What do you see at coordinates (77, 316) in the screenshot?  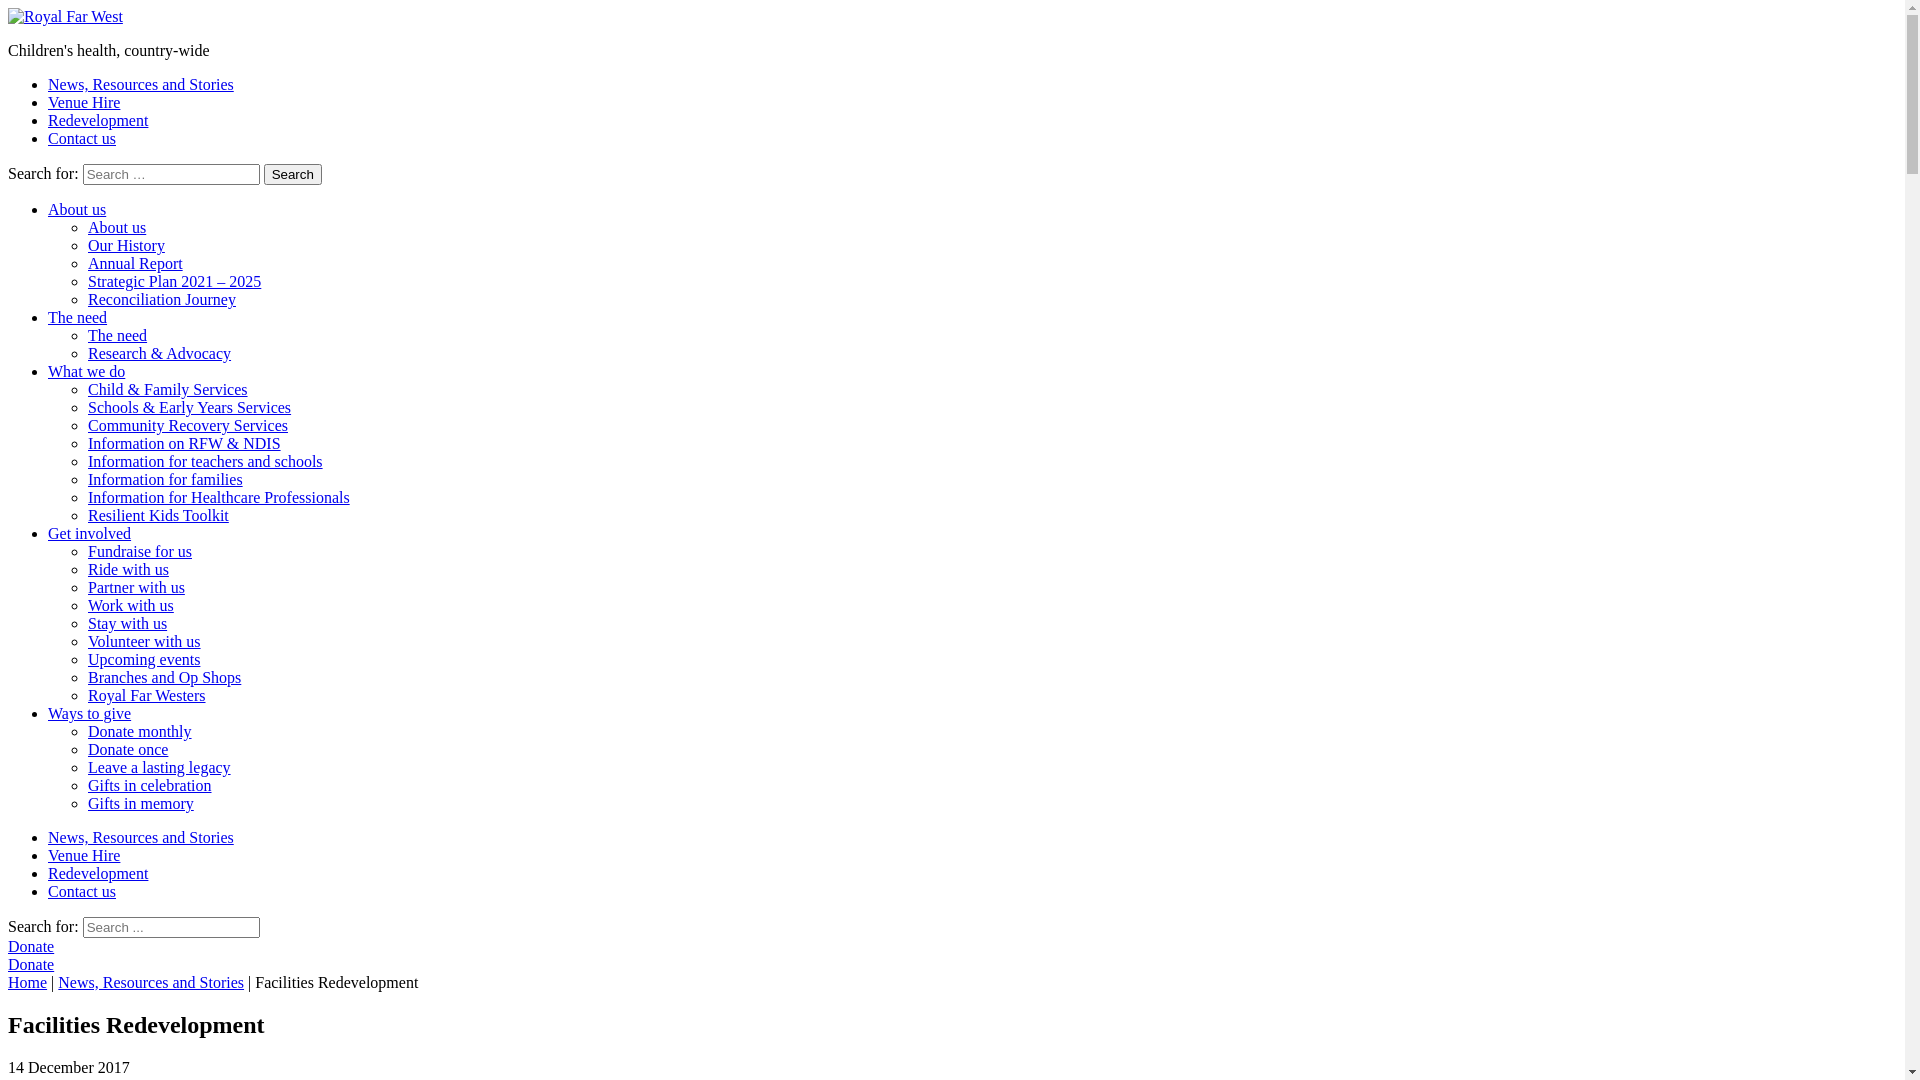 I see `'The need'` at bounding box center [77, 316].